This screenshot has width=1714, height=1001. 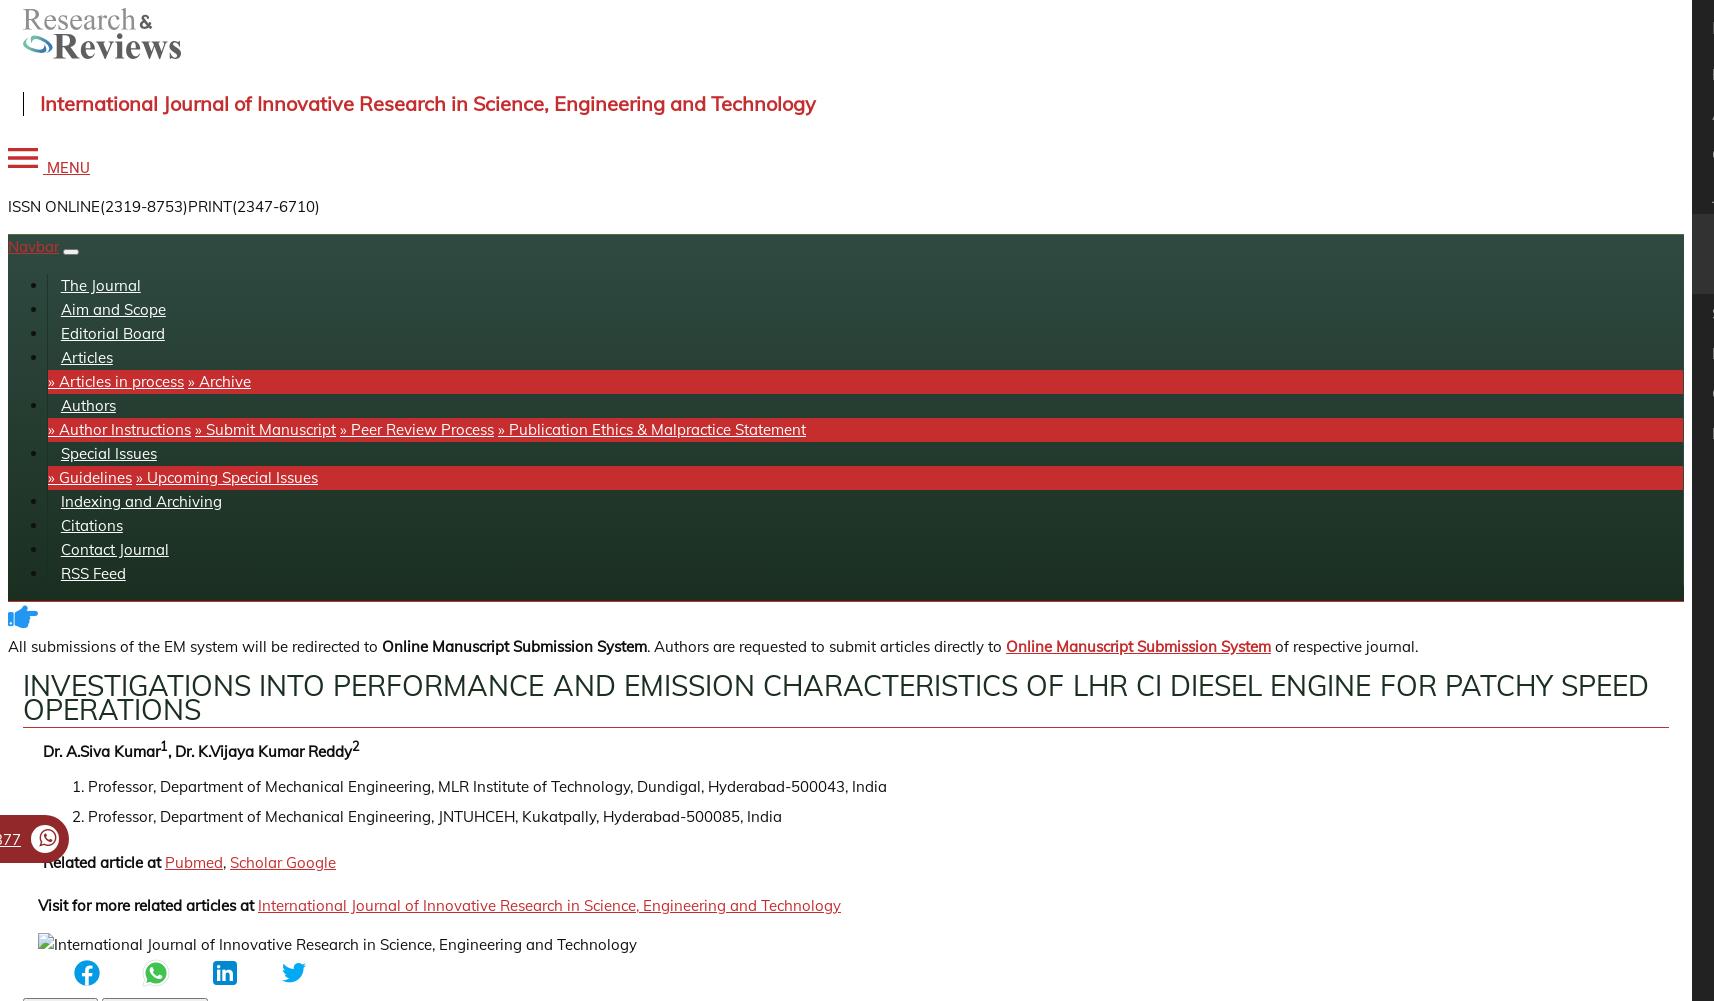 I want to click on 'Pubmed', so click(x=165, y=862).